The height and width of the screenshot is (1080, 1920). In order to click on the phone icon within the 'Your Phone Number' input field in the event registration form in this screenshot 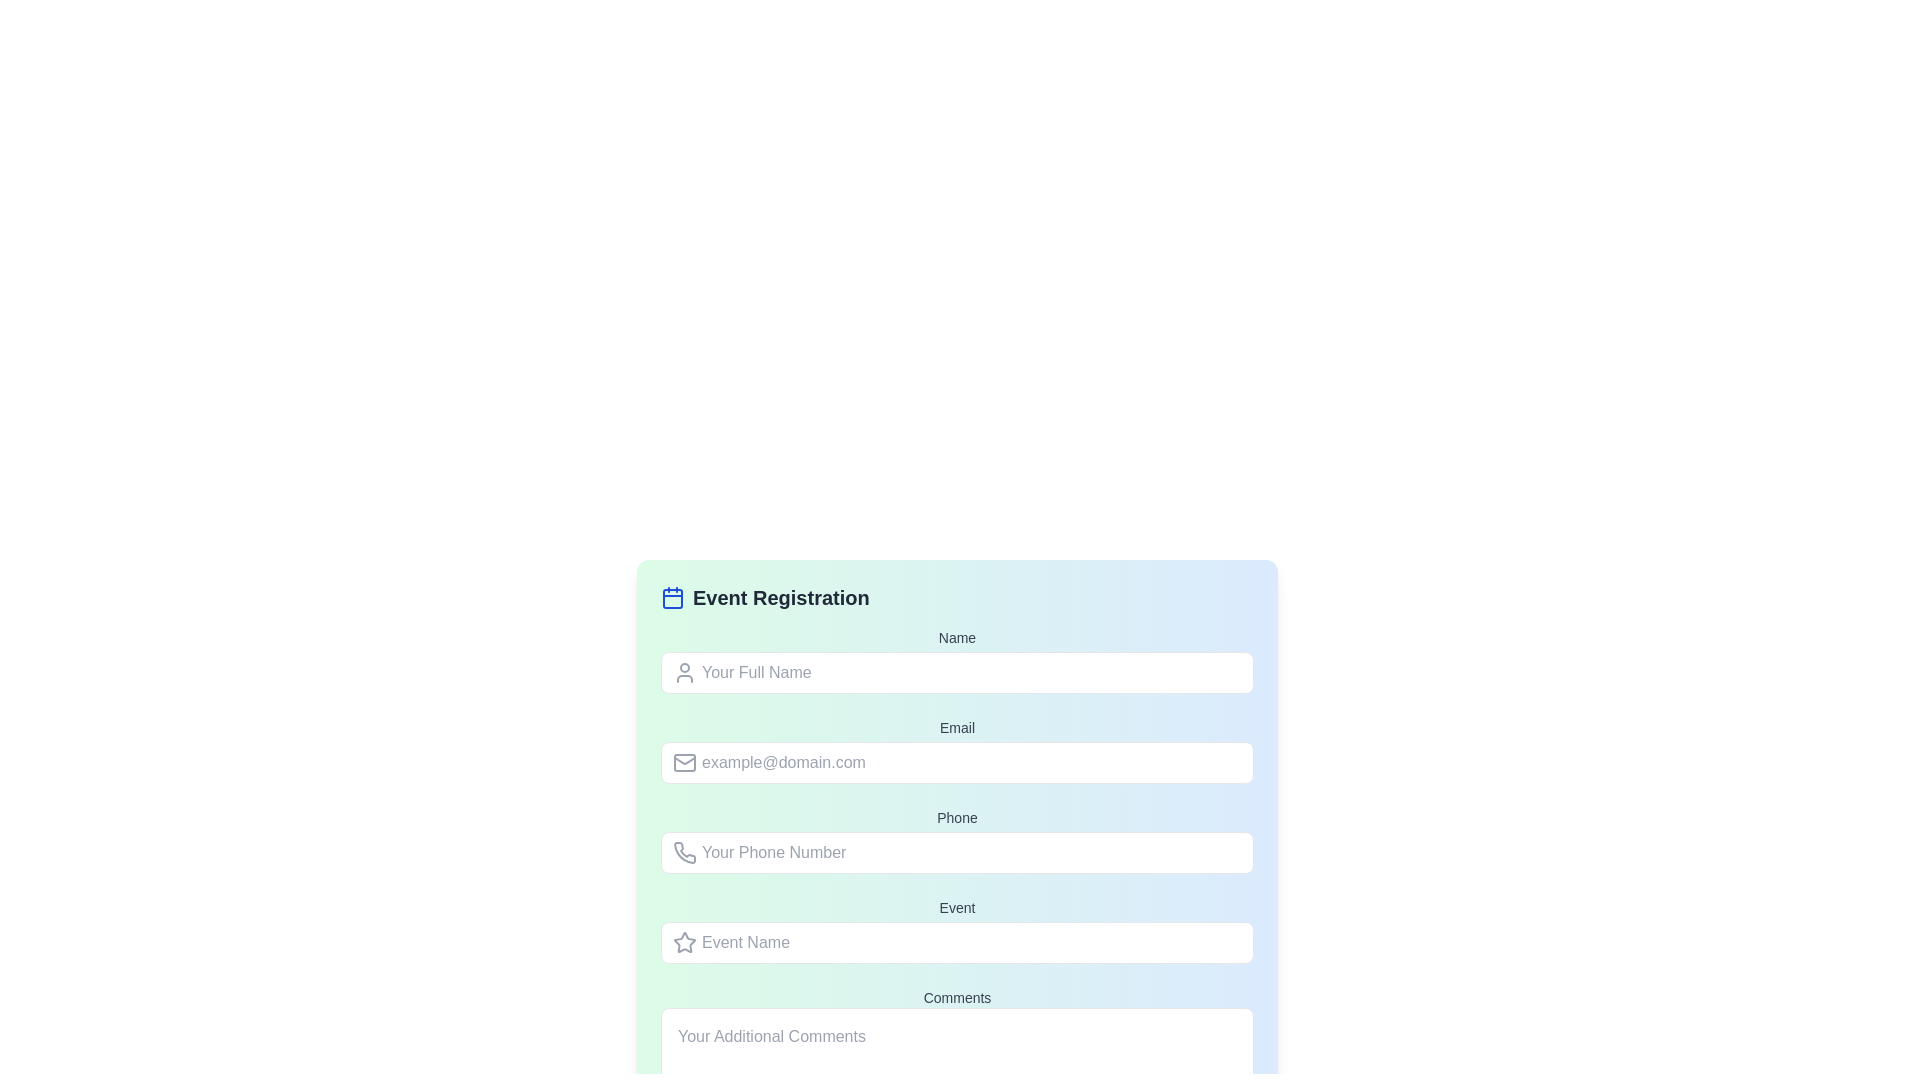, I will do `click(685, 852)`.